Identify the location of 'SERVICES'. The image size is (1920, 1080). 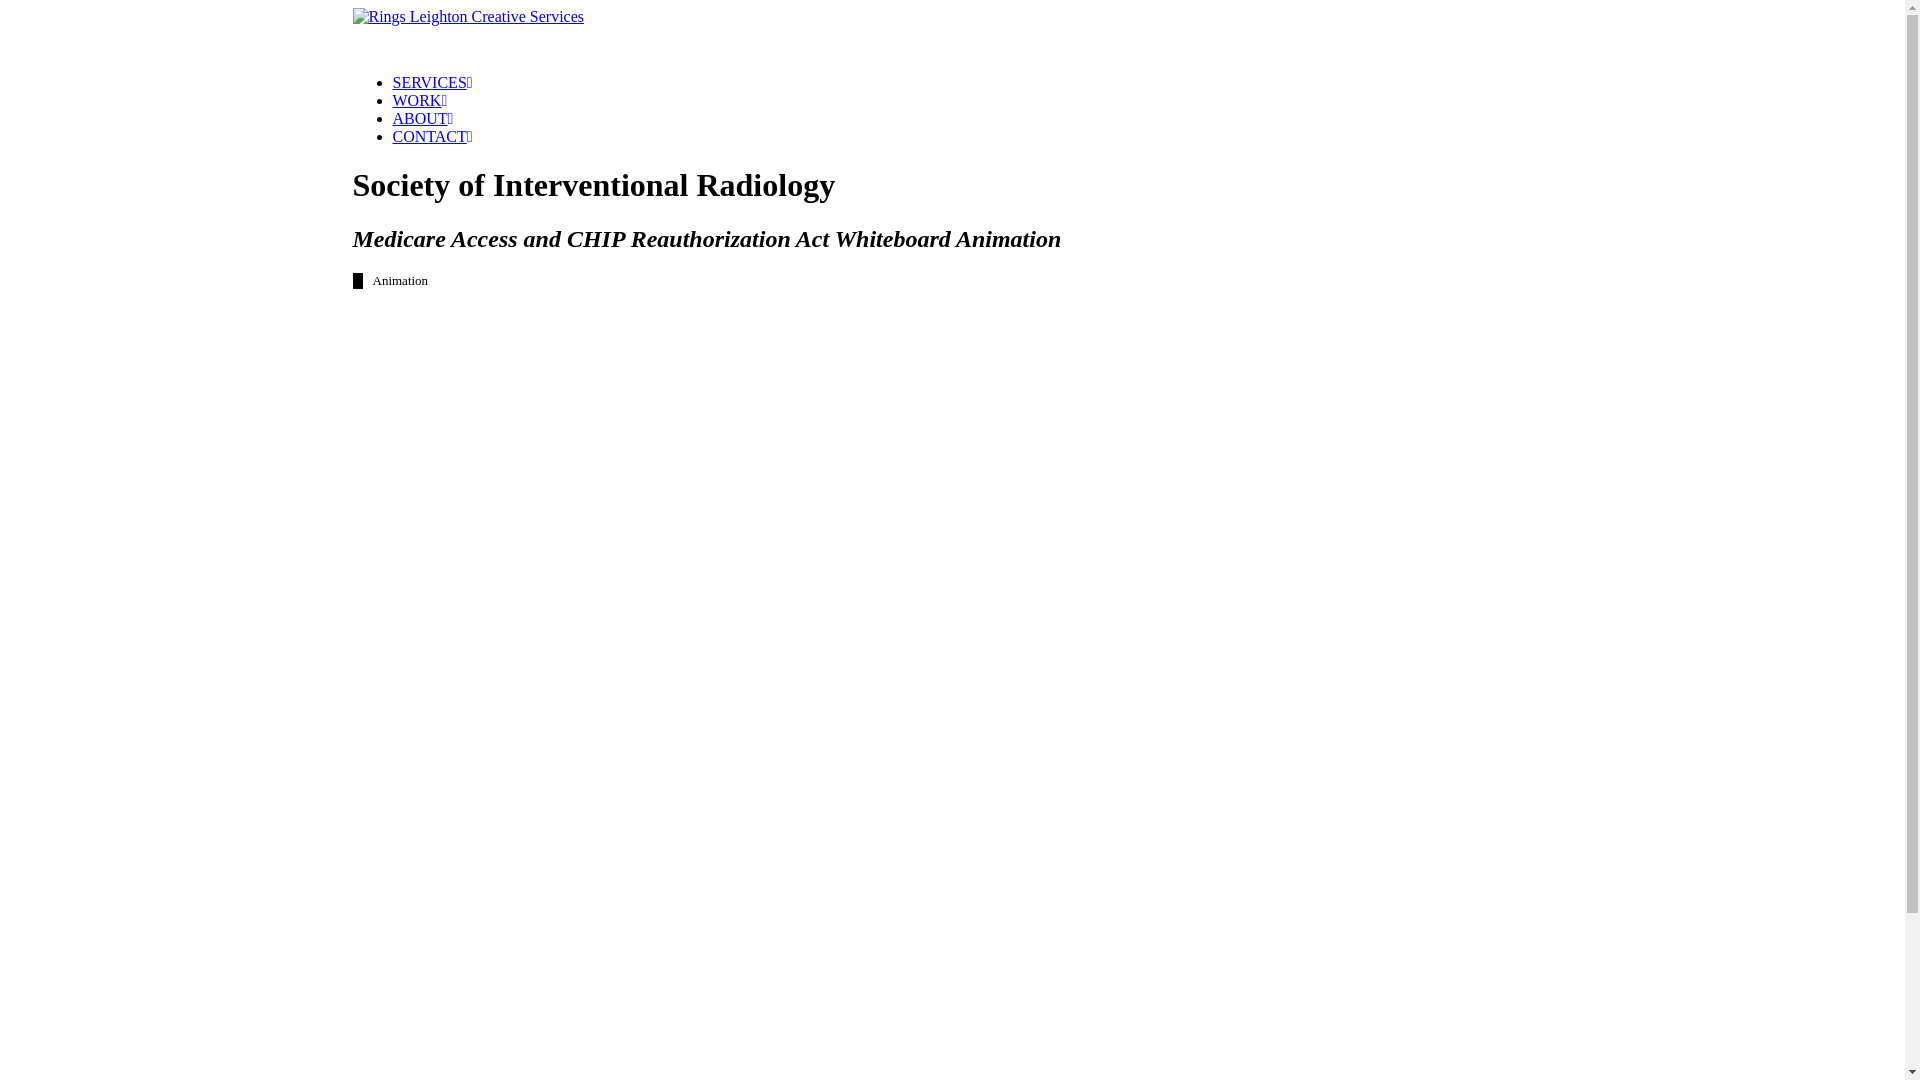
(431, 81).